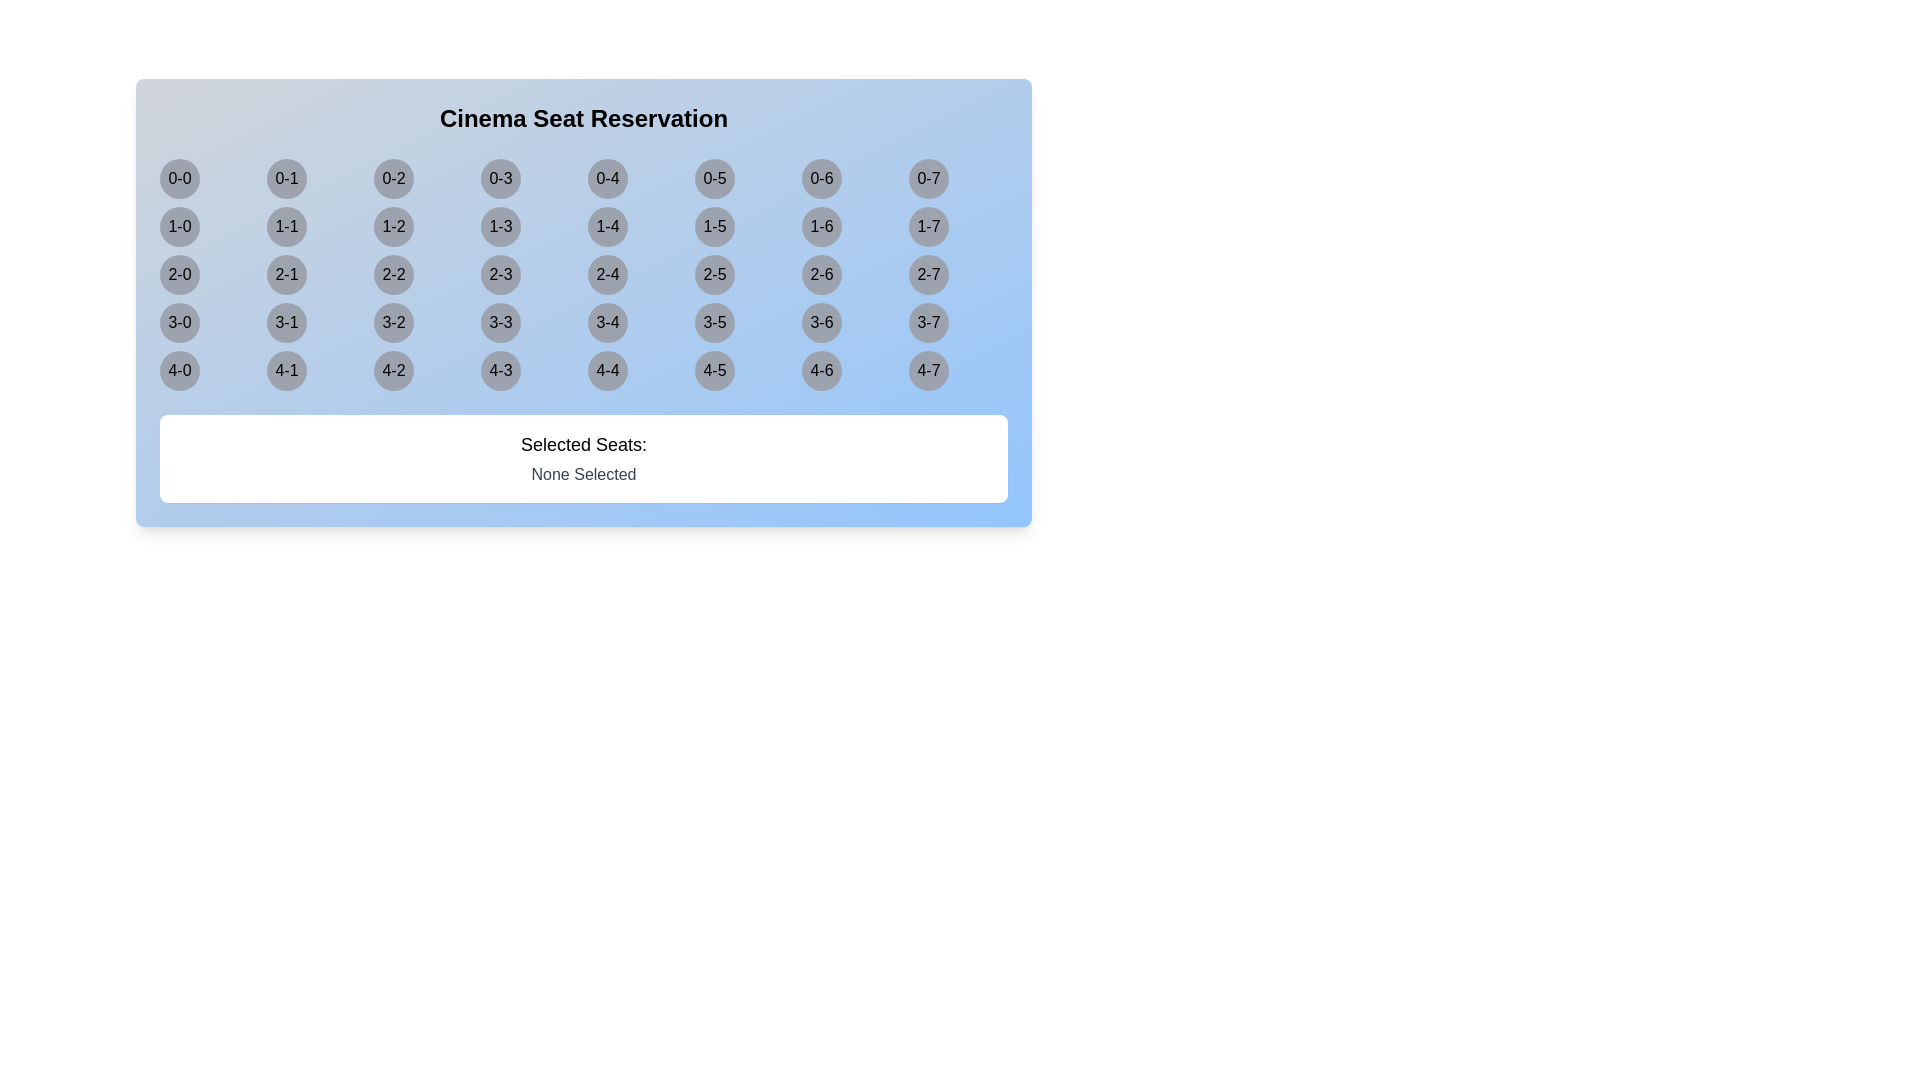 The image size is (1920, 1080). I want to click on the button labeled '3-4' in the grid layout, so click(607, 322).